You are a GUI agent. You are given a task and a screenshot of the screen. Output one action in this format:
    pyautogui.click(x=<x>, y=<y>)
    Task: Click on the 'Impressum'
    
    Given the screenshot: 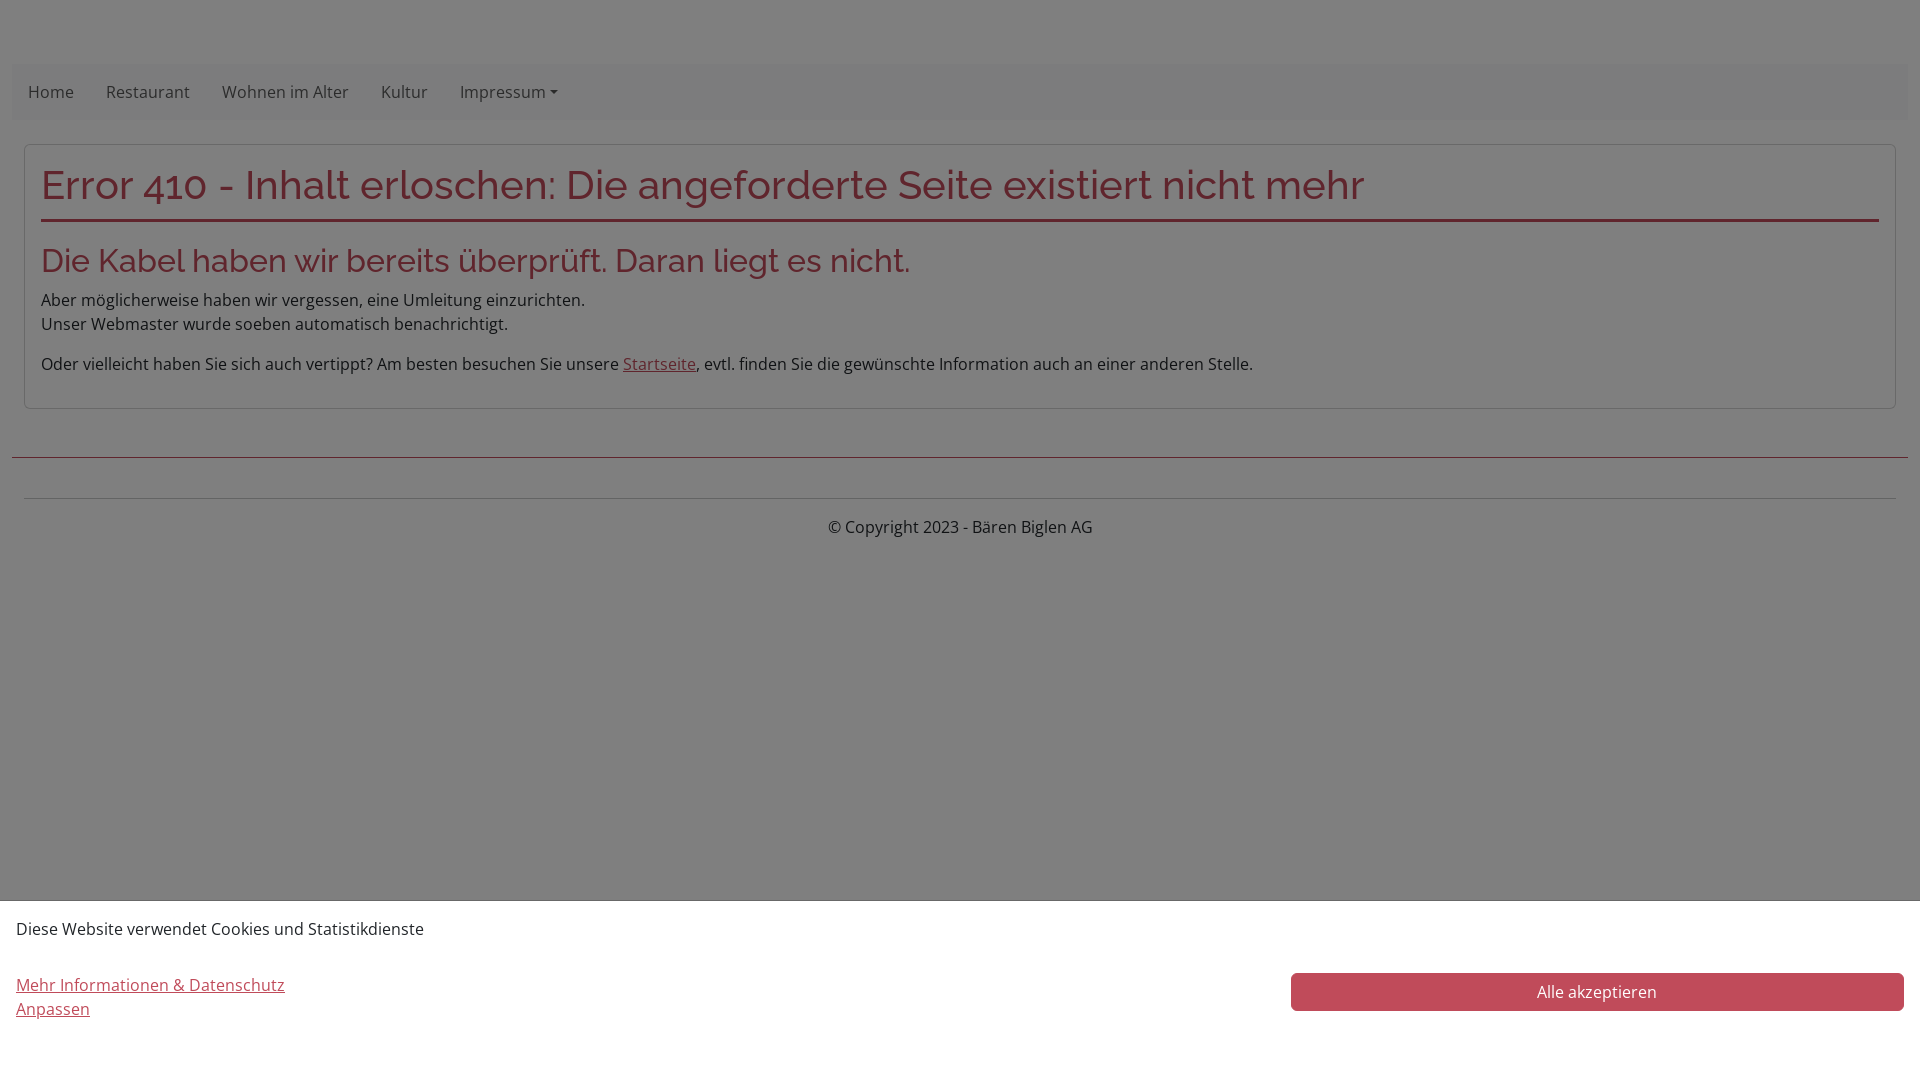 What is the action you would take?
    pyautogui.click(x=508, y=92)
    